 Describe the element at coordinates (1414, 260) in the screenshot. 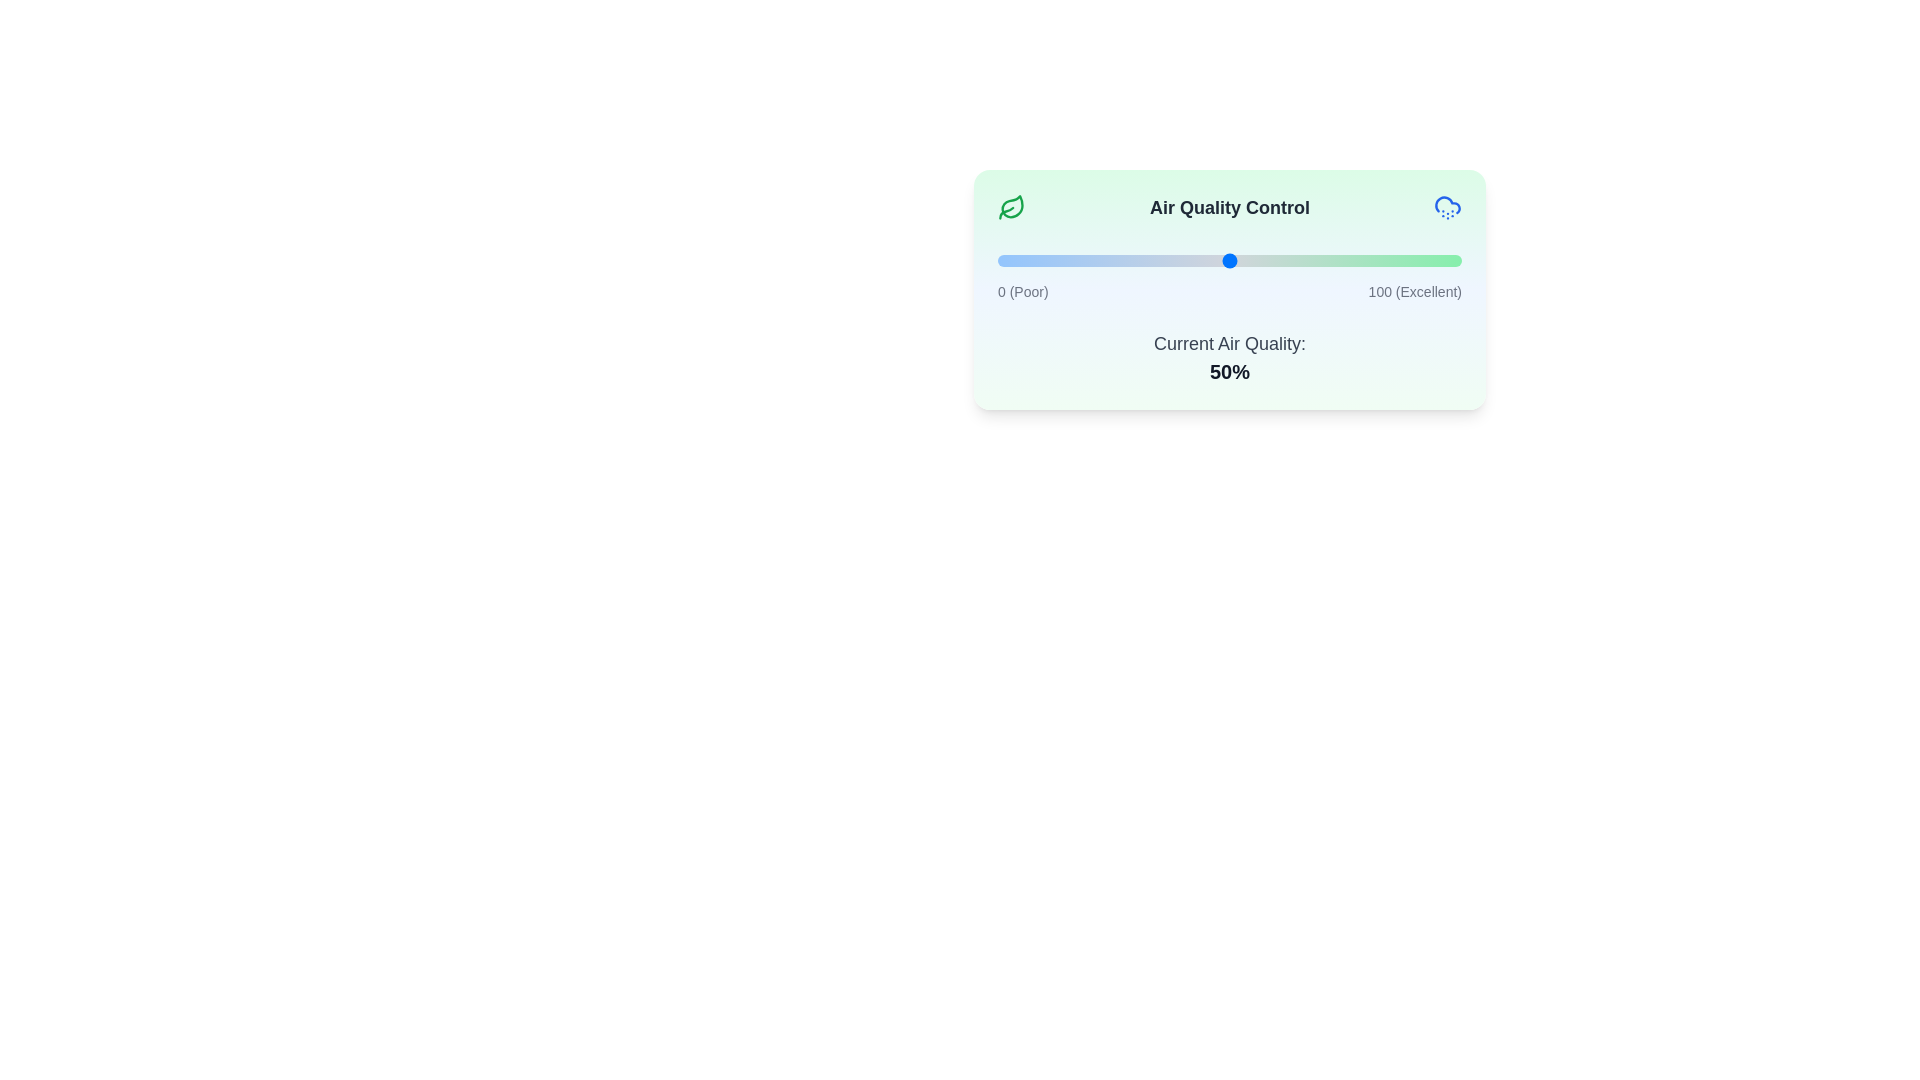

I see `the air quality slider to 90%` at that location.